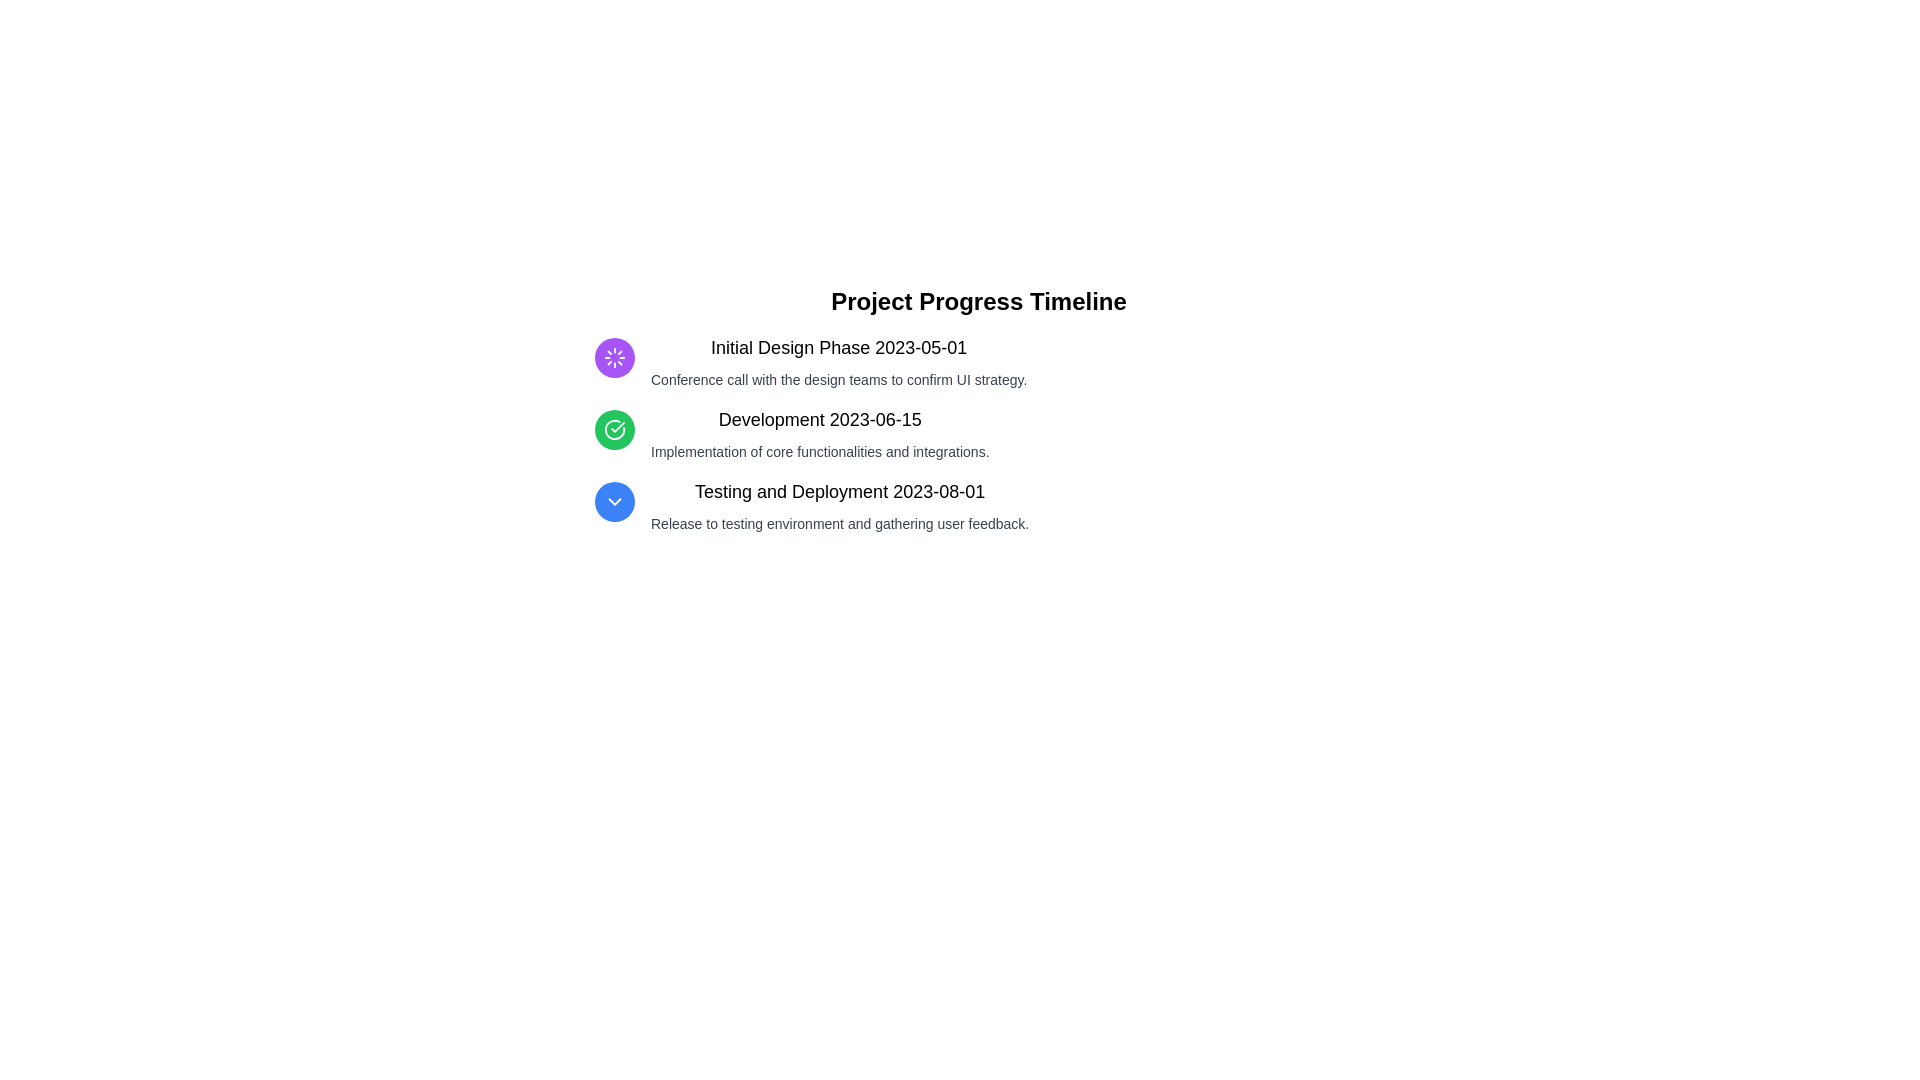 Image resolution: width=1920 pixels, height=1080 pixels. What do you see at coordinates (979, 504) in the screenshot?
I see `the List Item with Icon and Text representing the 'Testing and Deployment' phase, located at the bottom of the list of phases` at bounding box center [979, 504].